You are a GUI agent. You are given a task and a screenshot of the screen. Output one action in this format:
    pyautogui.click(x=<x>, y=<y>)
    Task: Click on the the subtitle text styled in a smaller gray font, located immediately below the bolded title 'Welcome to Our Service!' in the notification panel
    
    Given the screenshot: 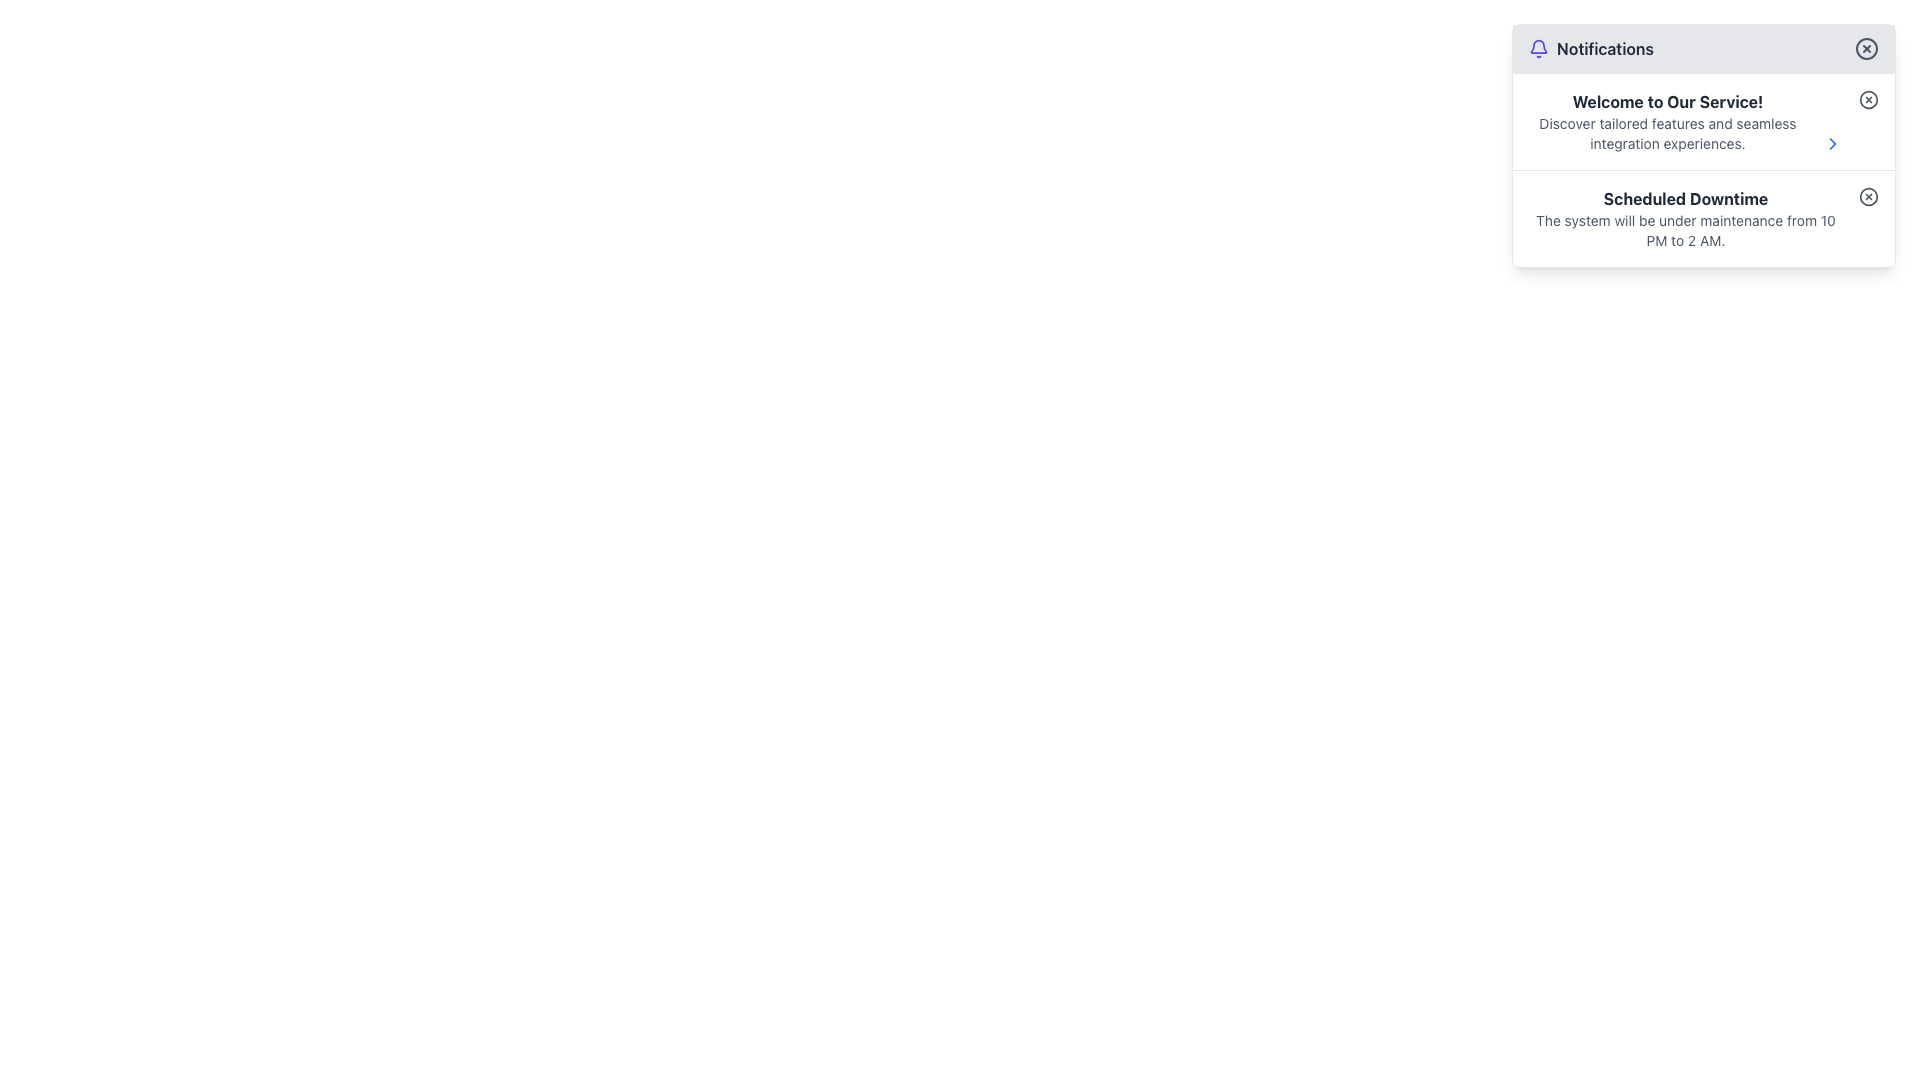 What is the action you would take?
    pyautogui.click(x=1668, y=134)
    